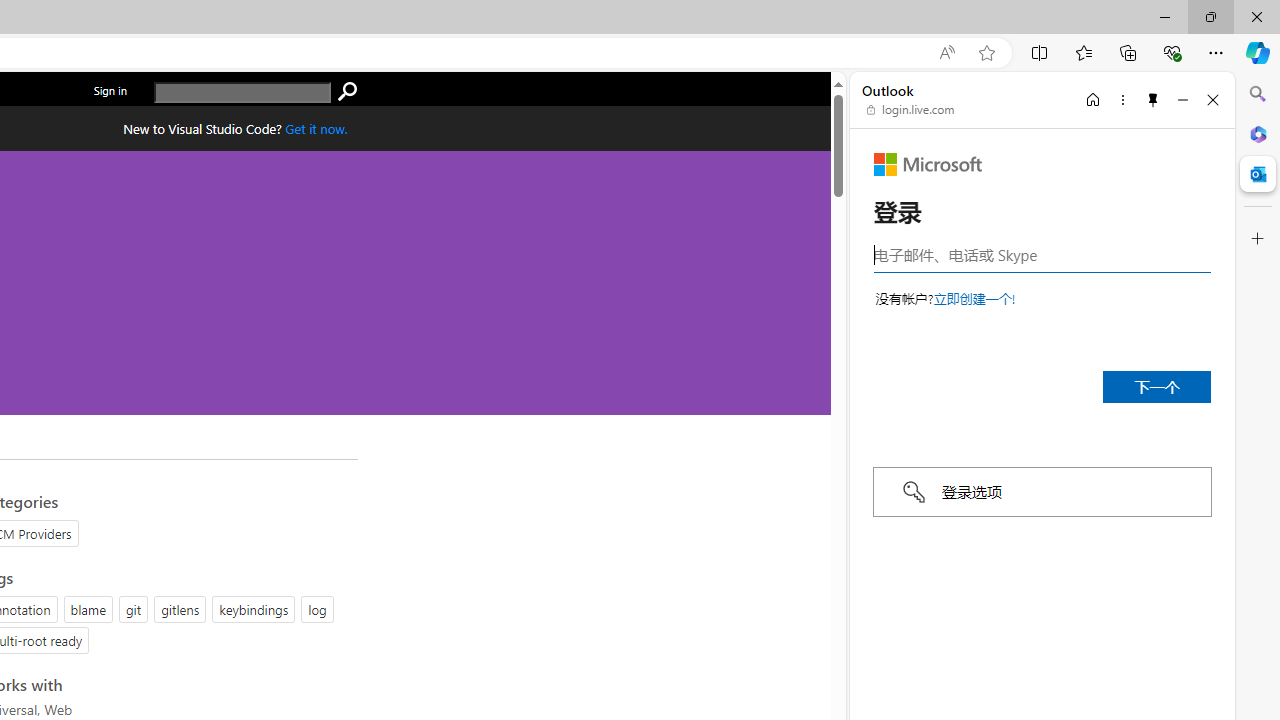 The height and width of the screenshot is (720, 1280). What do you see at coordinates (1257, 133) in the screenshot?
I see `'Microsoft 365'` at bounding box center [1257, 133].